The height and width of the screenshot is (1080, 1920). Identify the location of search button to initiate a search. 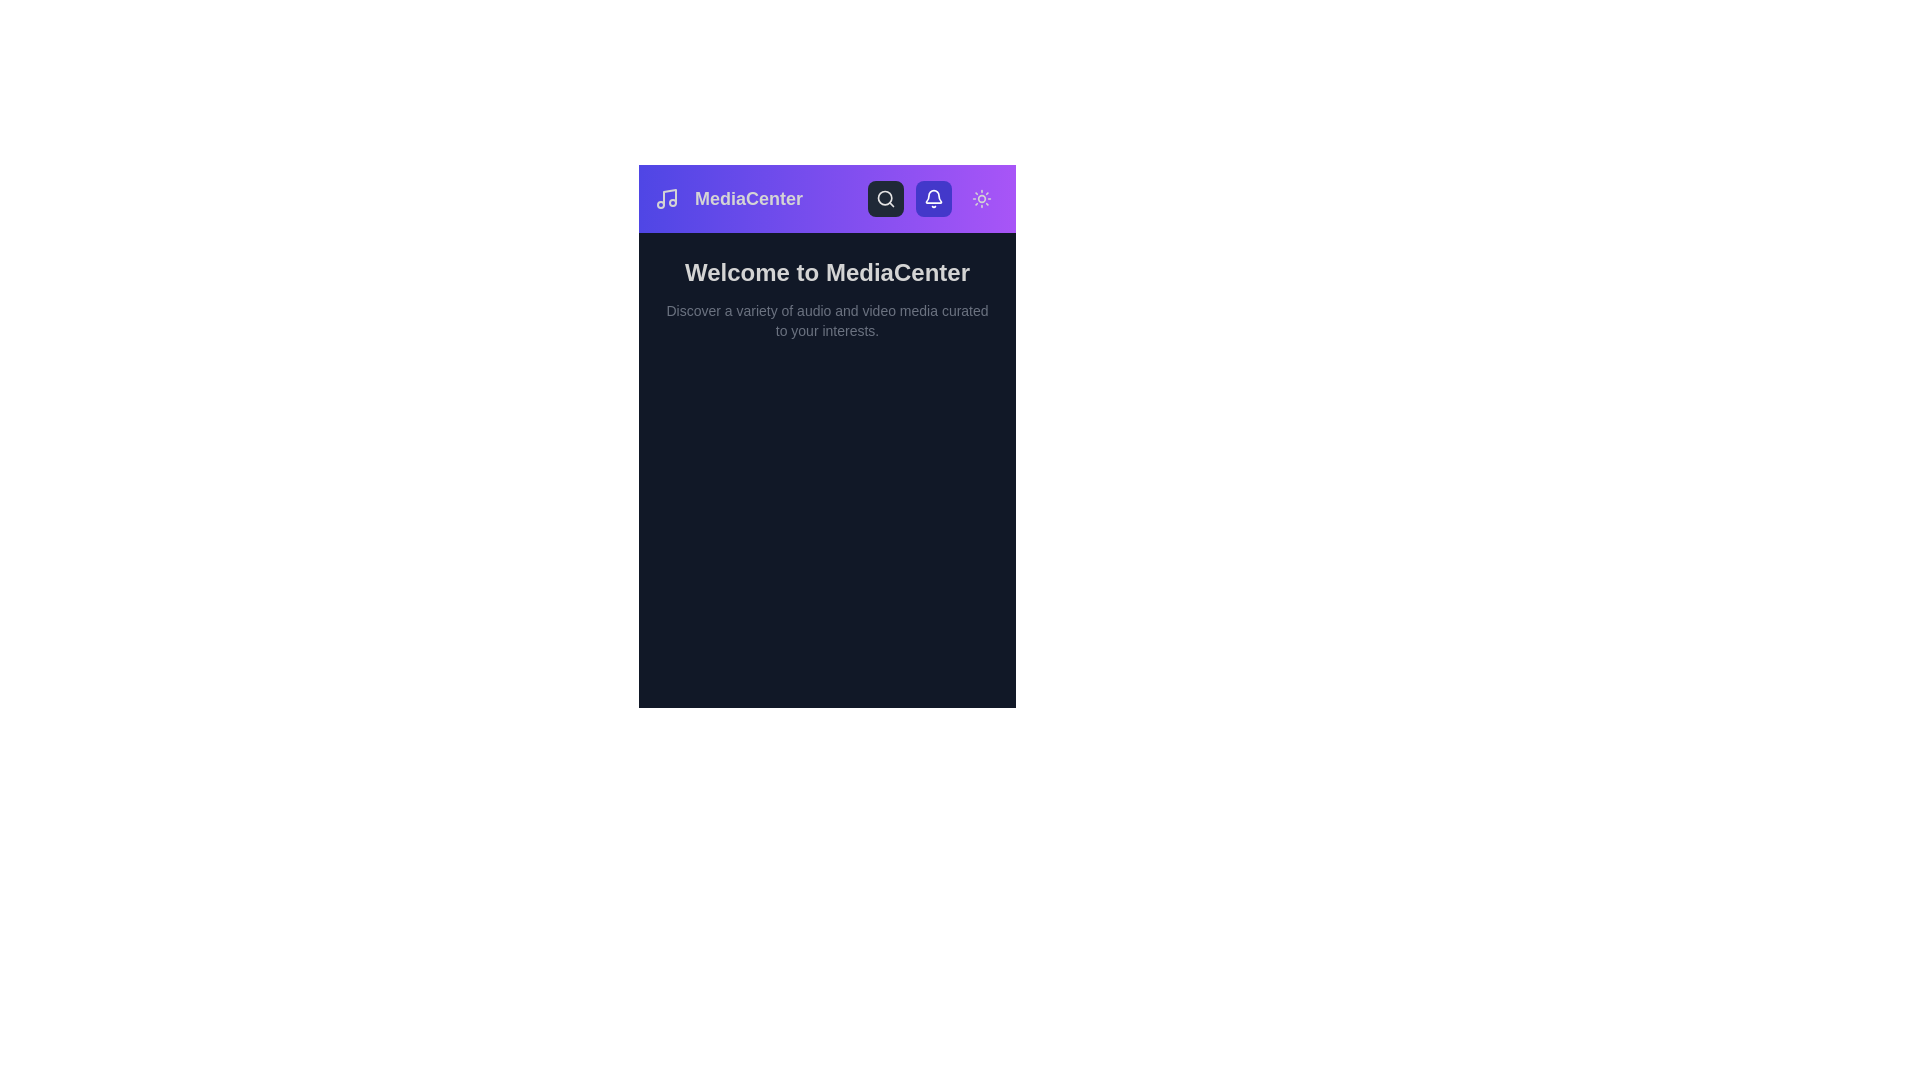
(885, 199).